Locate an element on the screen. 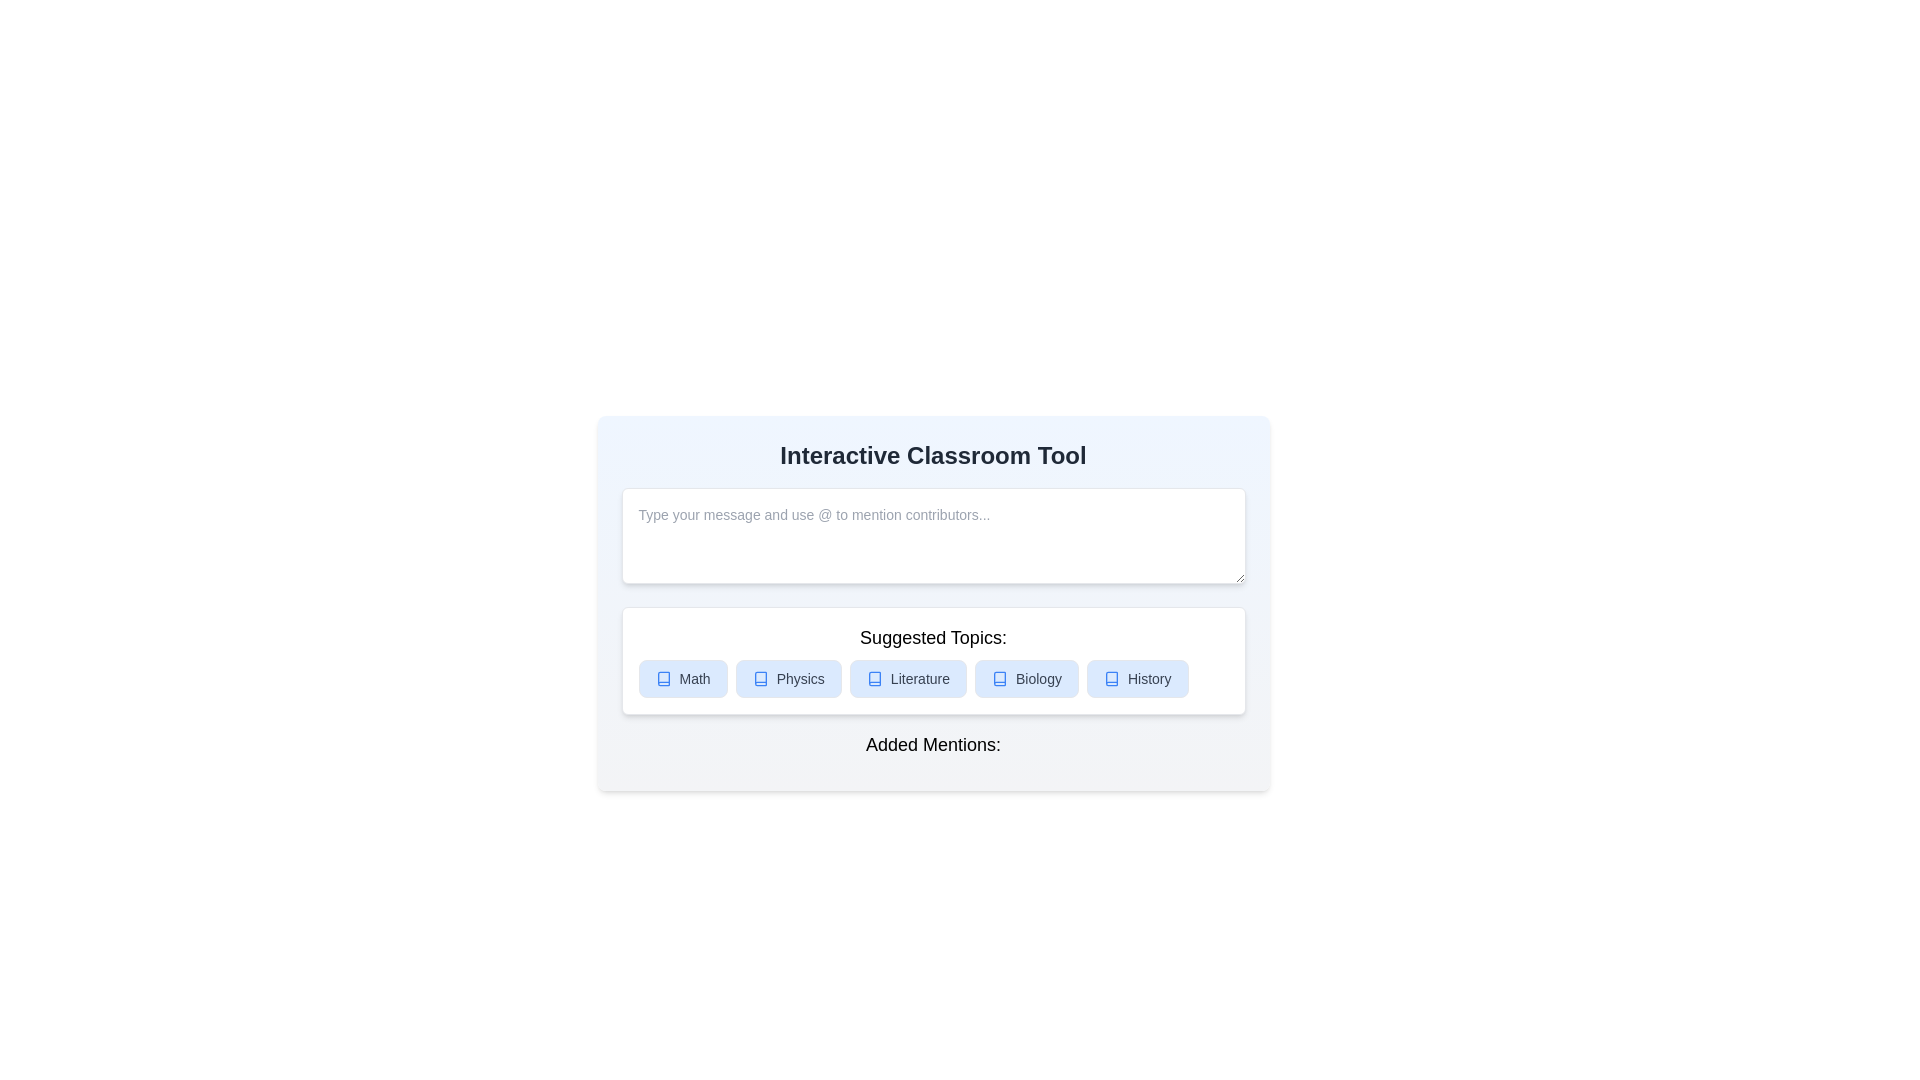 This screenshot has height=1080, width=1920. the 'History' button located is located at coordinates (1137, 677).